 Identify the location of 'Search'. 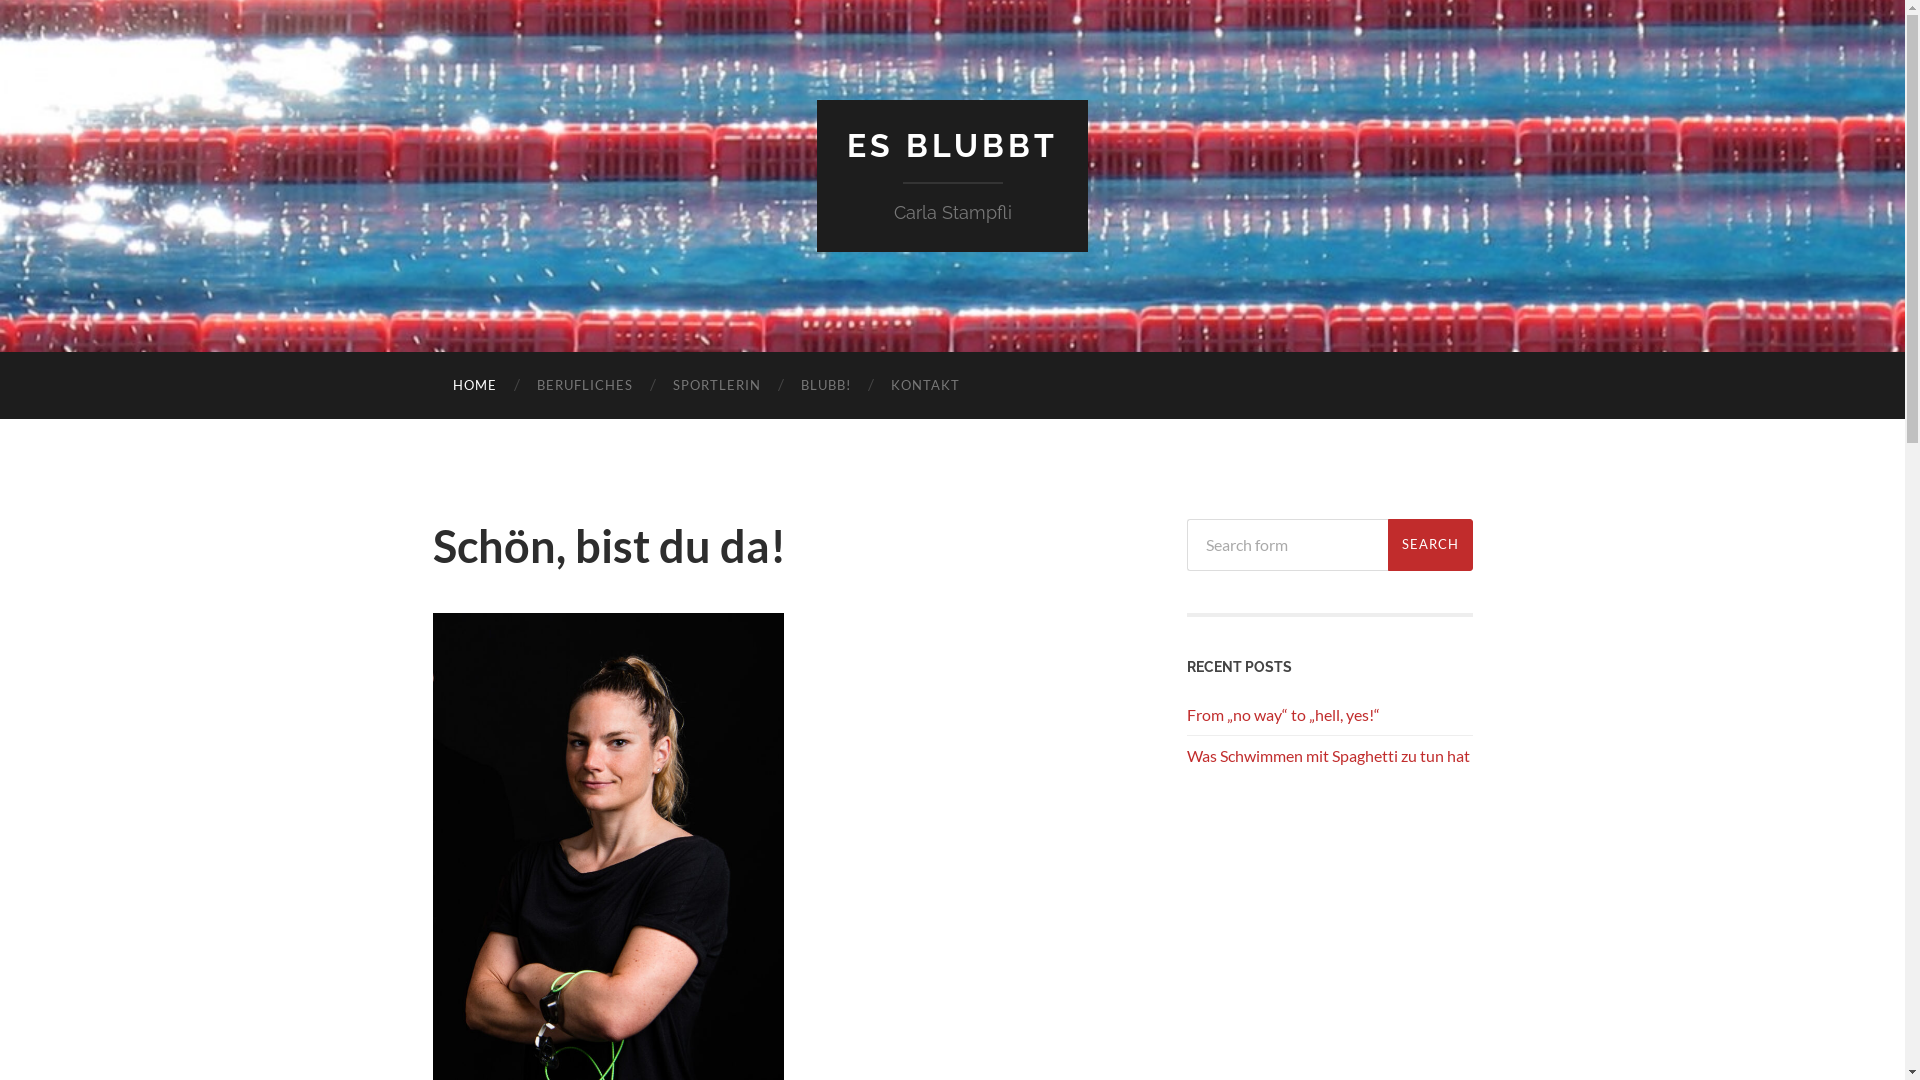
(1429, 543).